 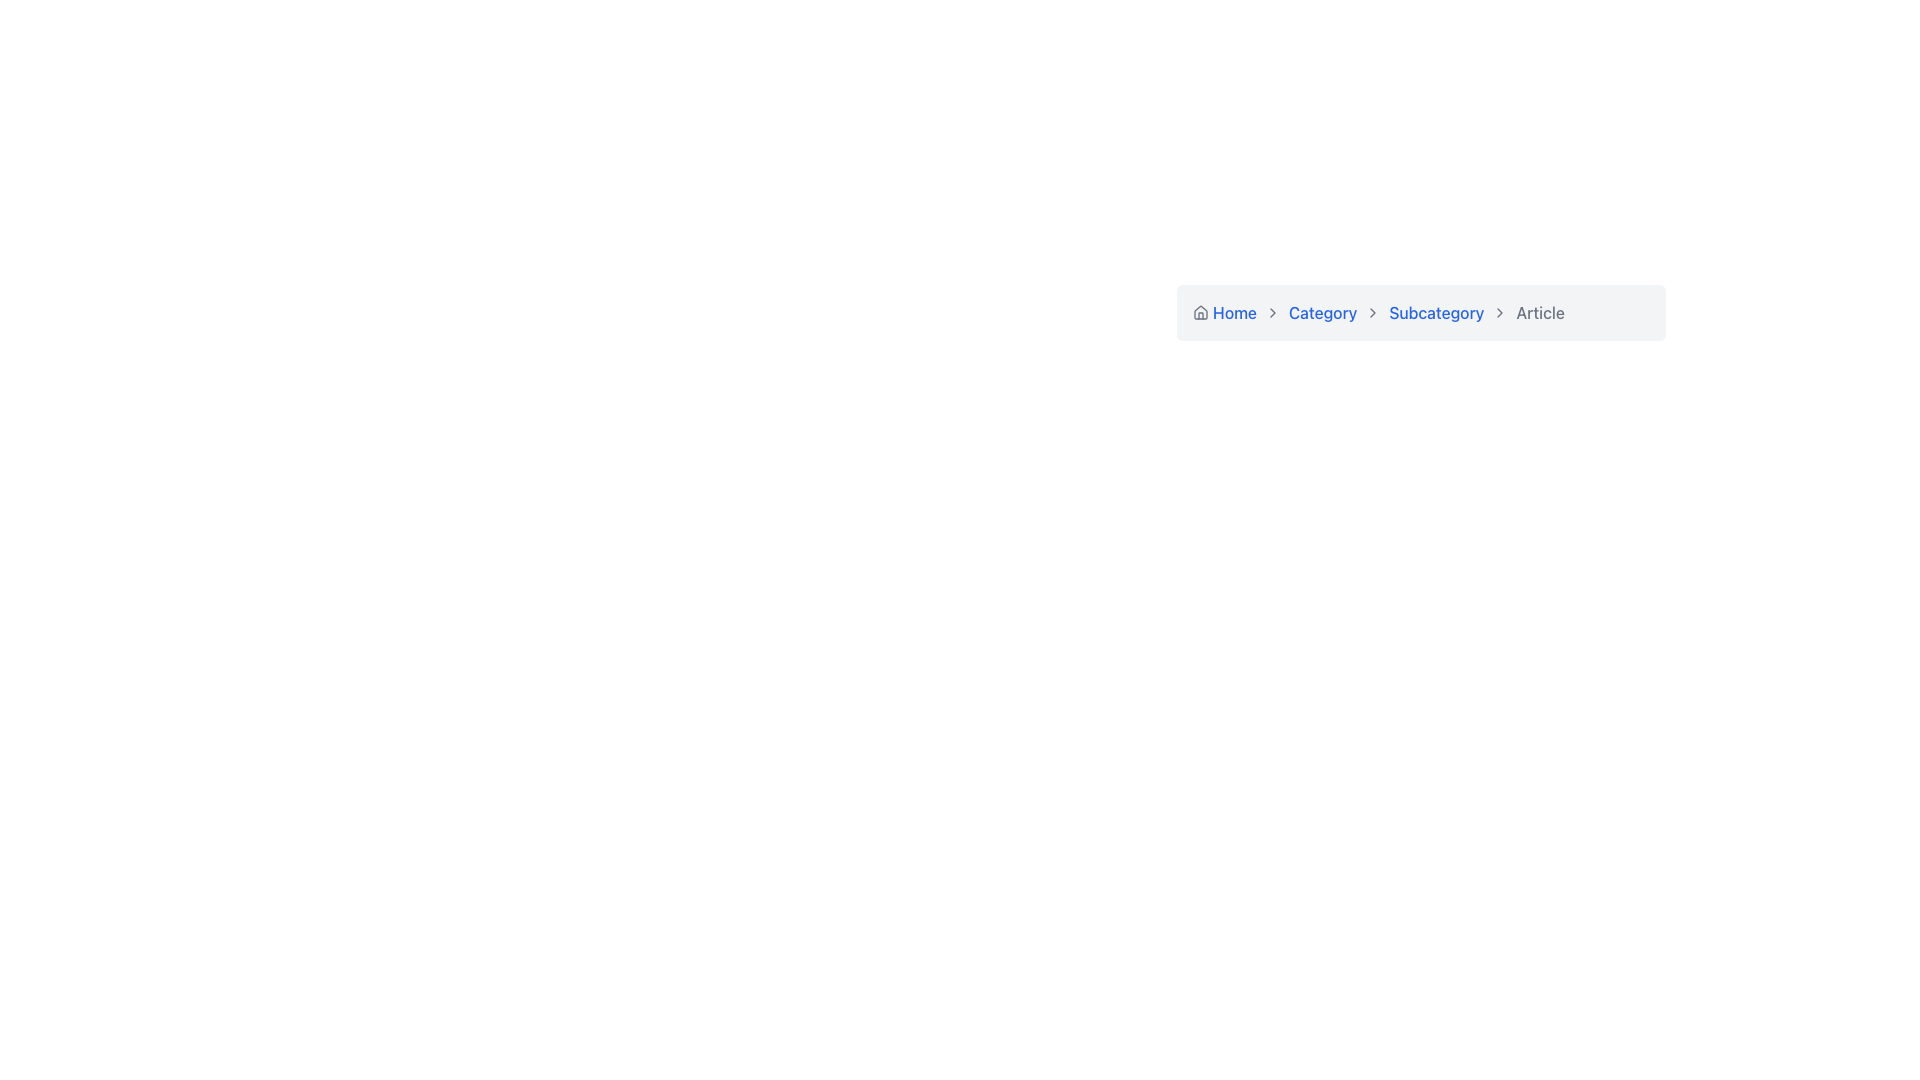 I want to click on the Breadcrumb item labeled 'Article' which is styled in lighter gray and positioned at the top-right corner of the breadcrumb navigation bar, so click(x=1539, y=312).